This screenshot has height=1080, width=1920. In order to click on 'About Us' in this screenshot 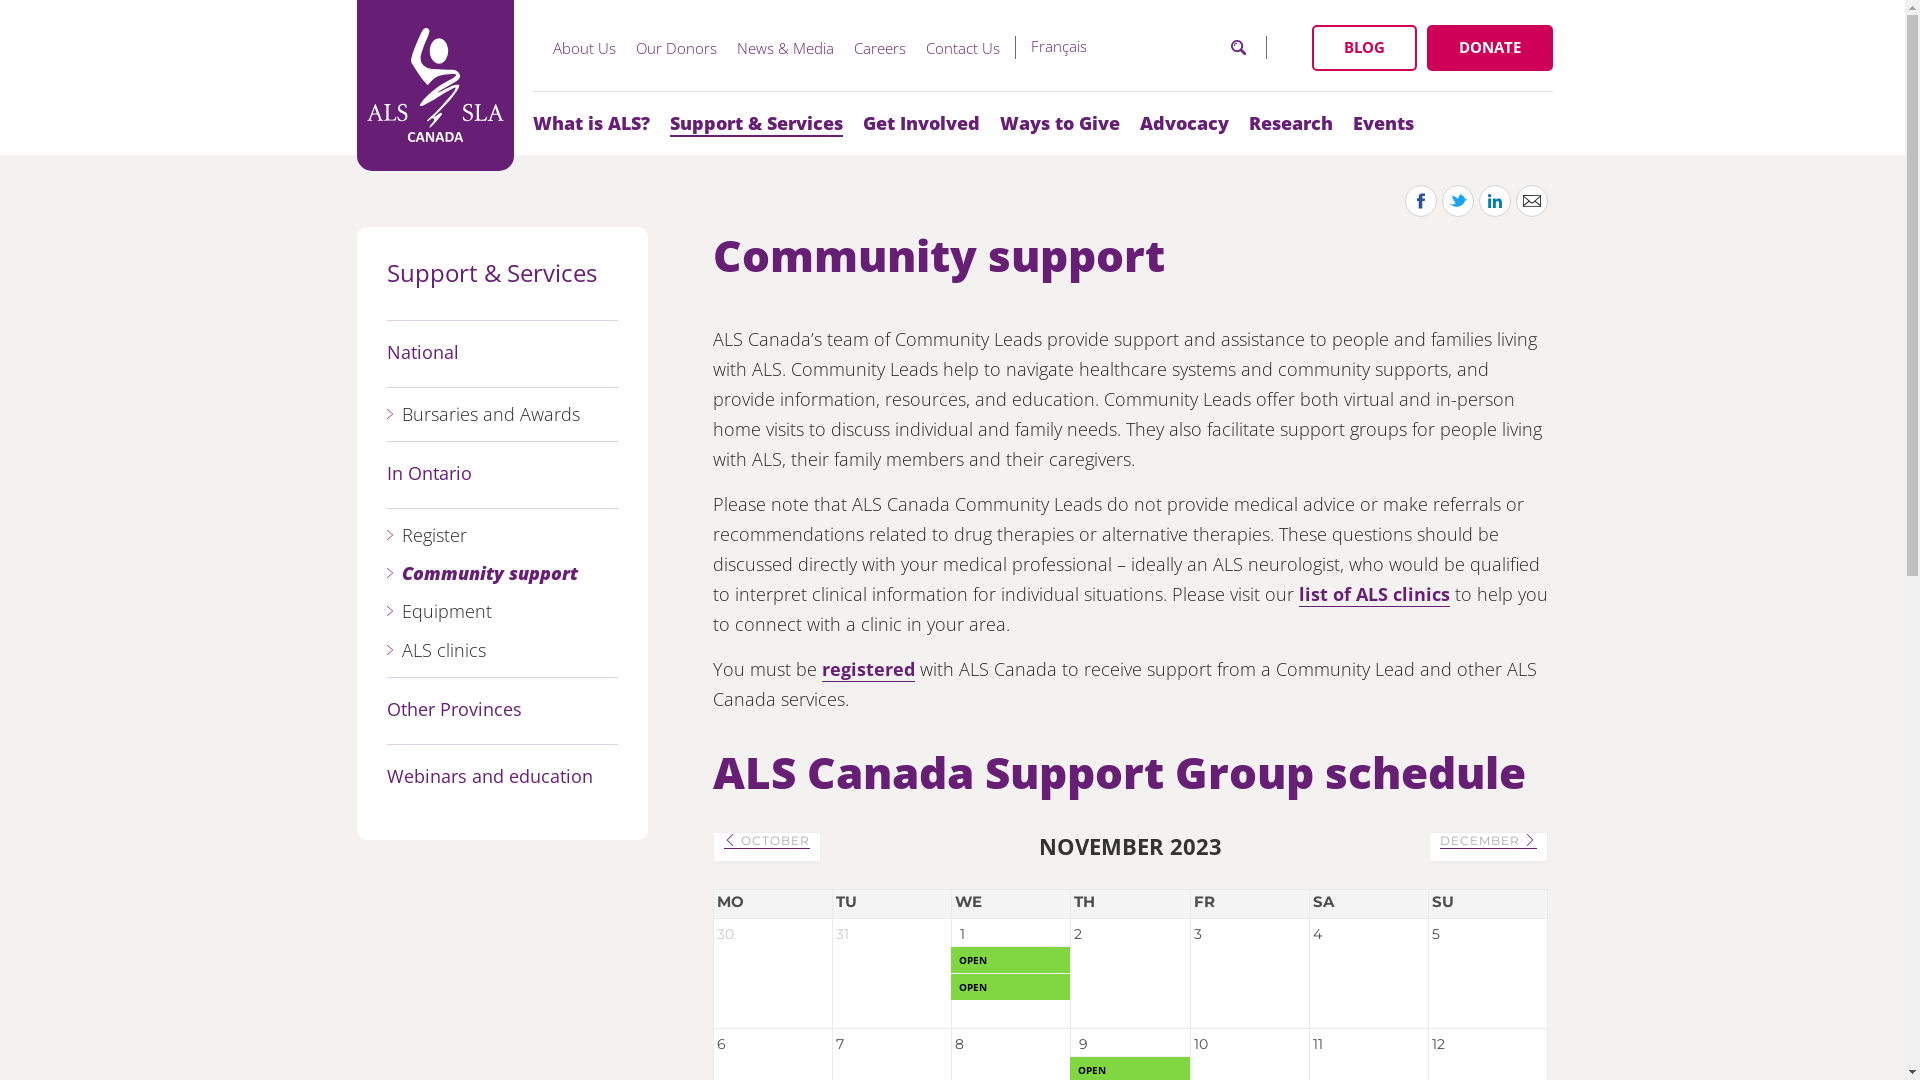, I will do `click(582, 47)`.